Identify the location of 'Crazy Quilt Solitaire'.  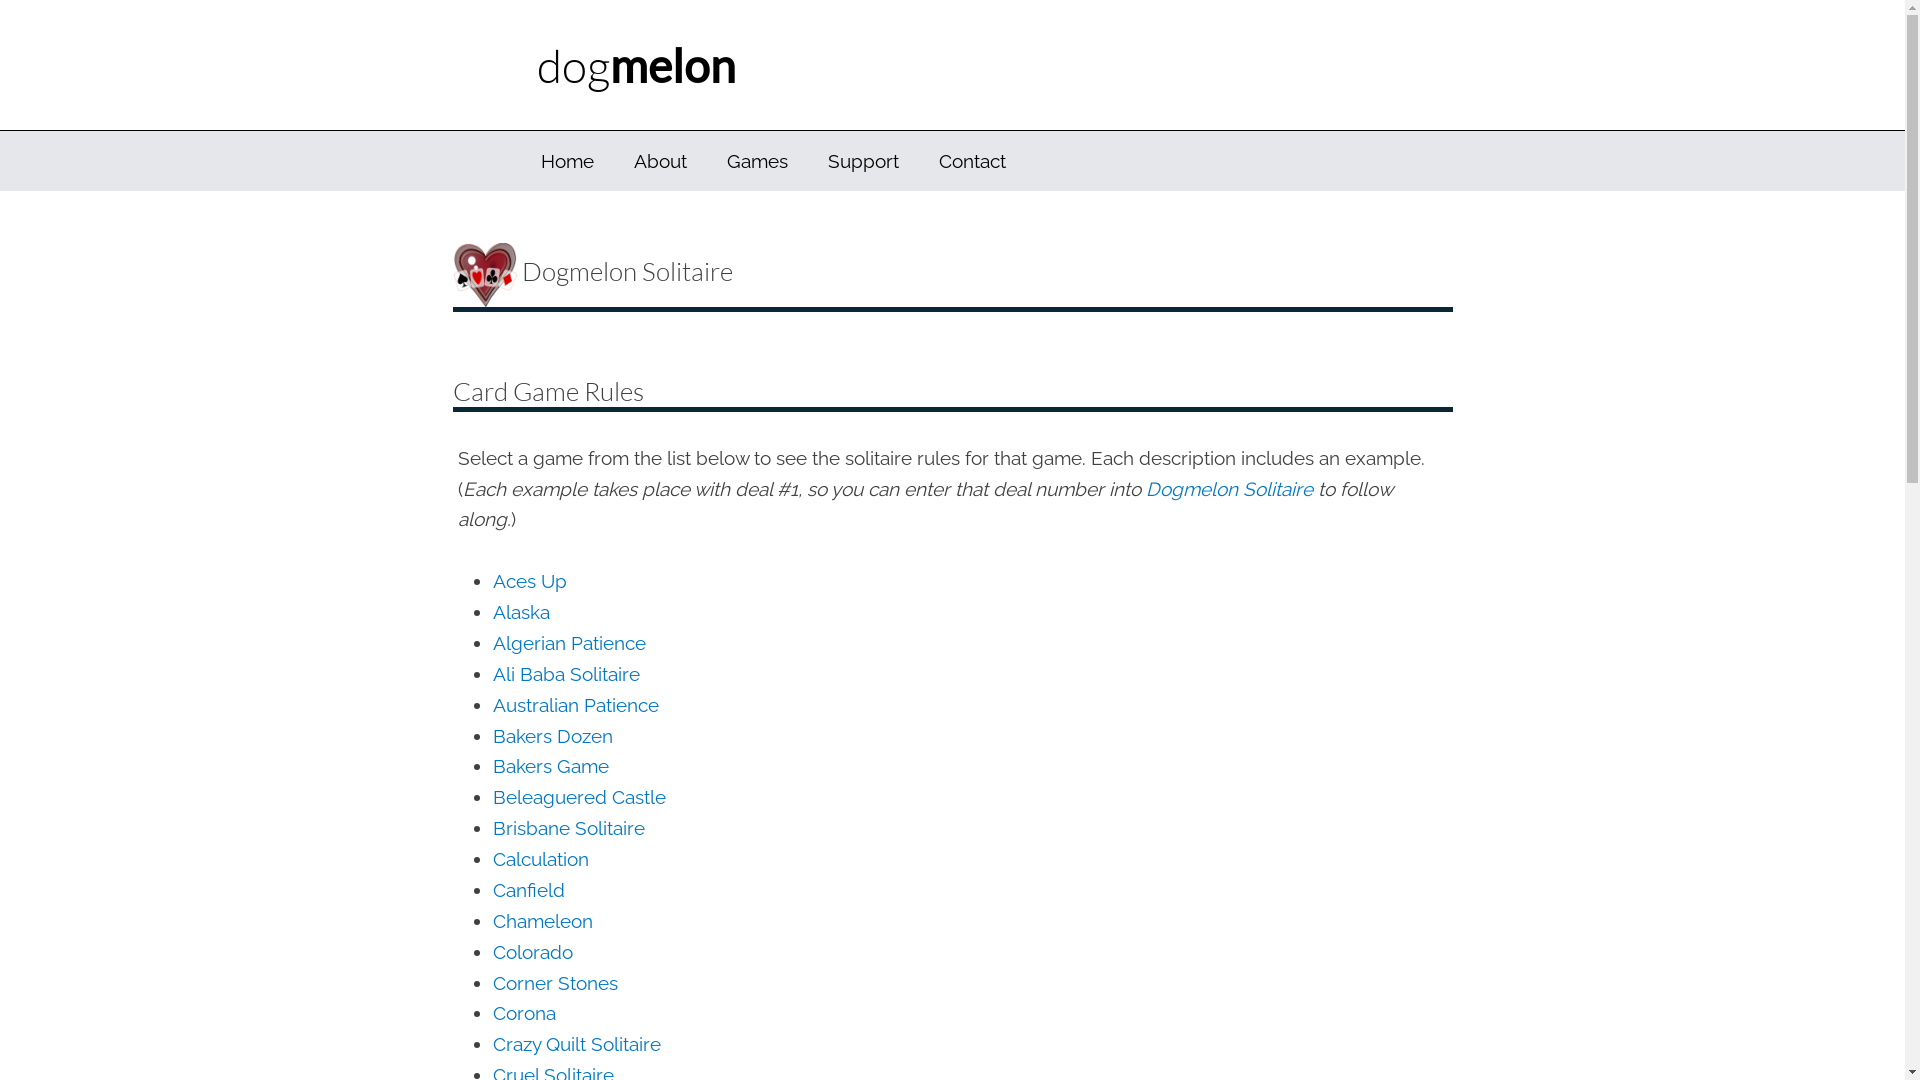
(575, 1043).